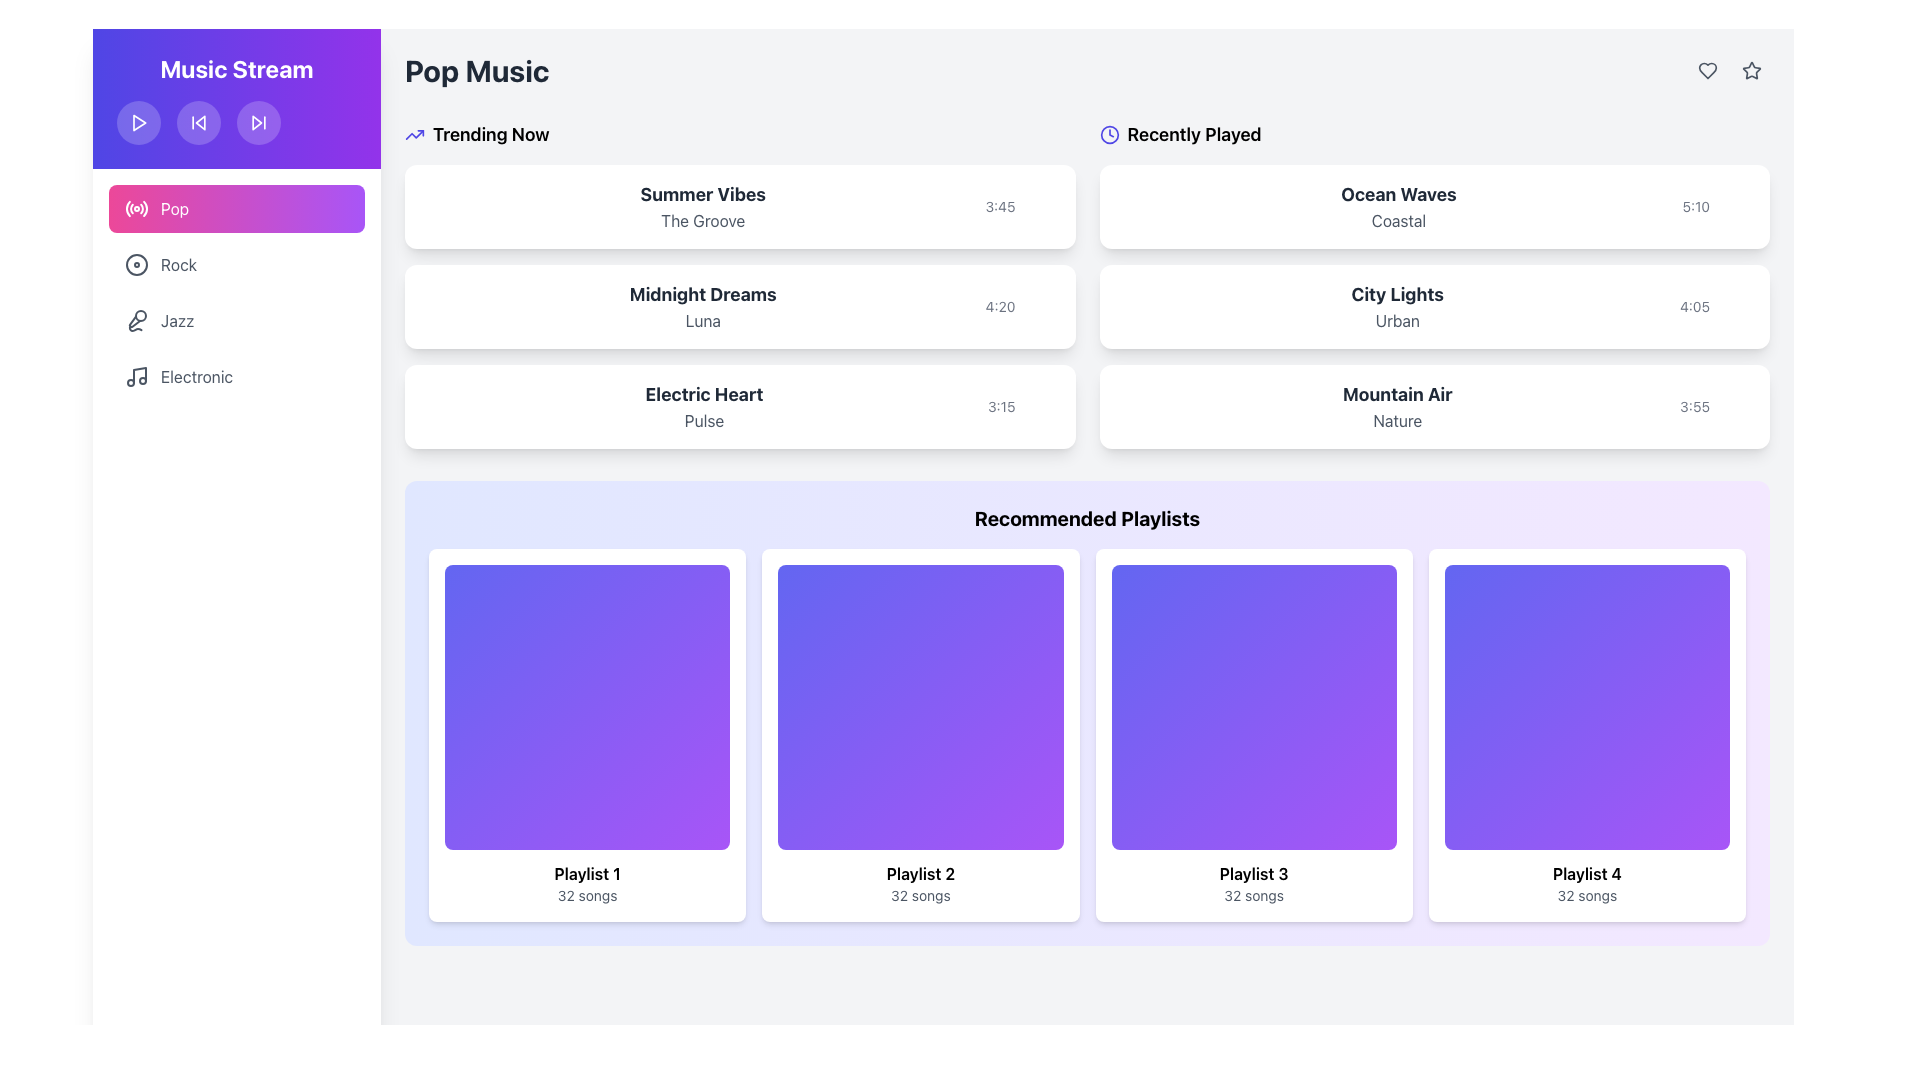 This screenshot has height=1080, width=1920. What do you see at coordinates (1001, 406) in the screenshot?
I see `duration label for the 'Electric Heart' song located in the right-side group of the 'Trending Now' section, adjacent to a circular button and an icon` at bounding box center [1001, 406].